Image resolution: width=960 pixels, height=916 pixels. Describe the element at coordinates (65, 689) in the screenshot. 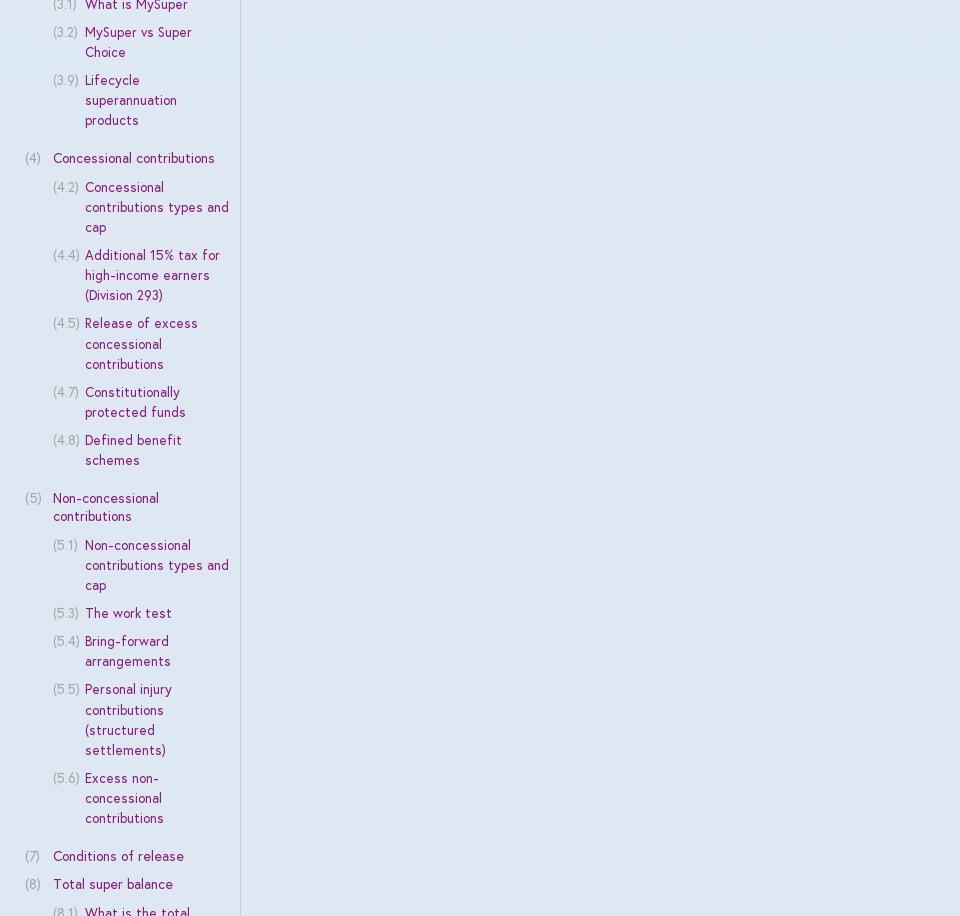

I see `'(5.5)'` at that location.